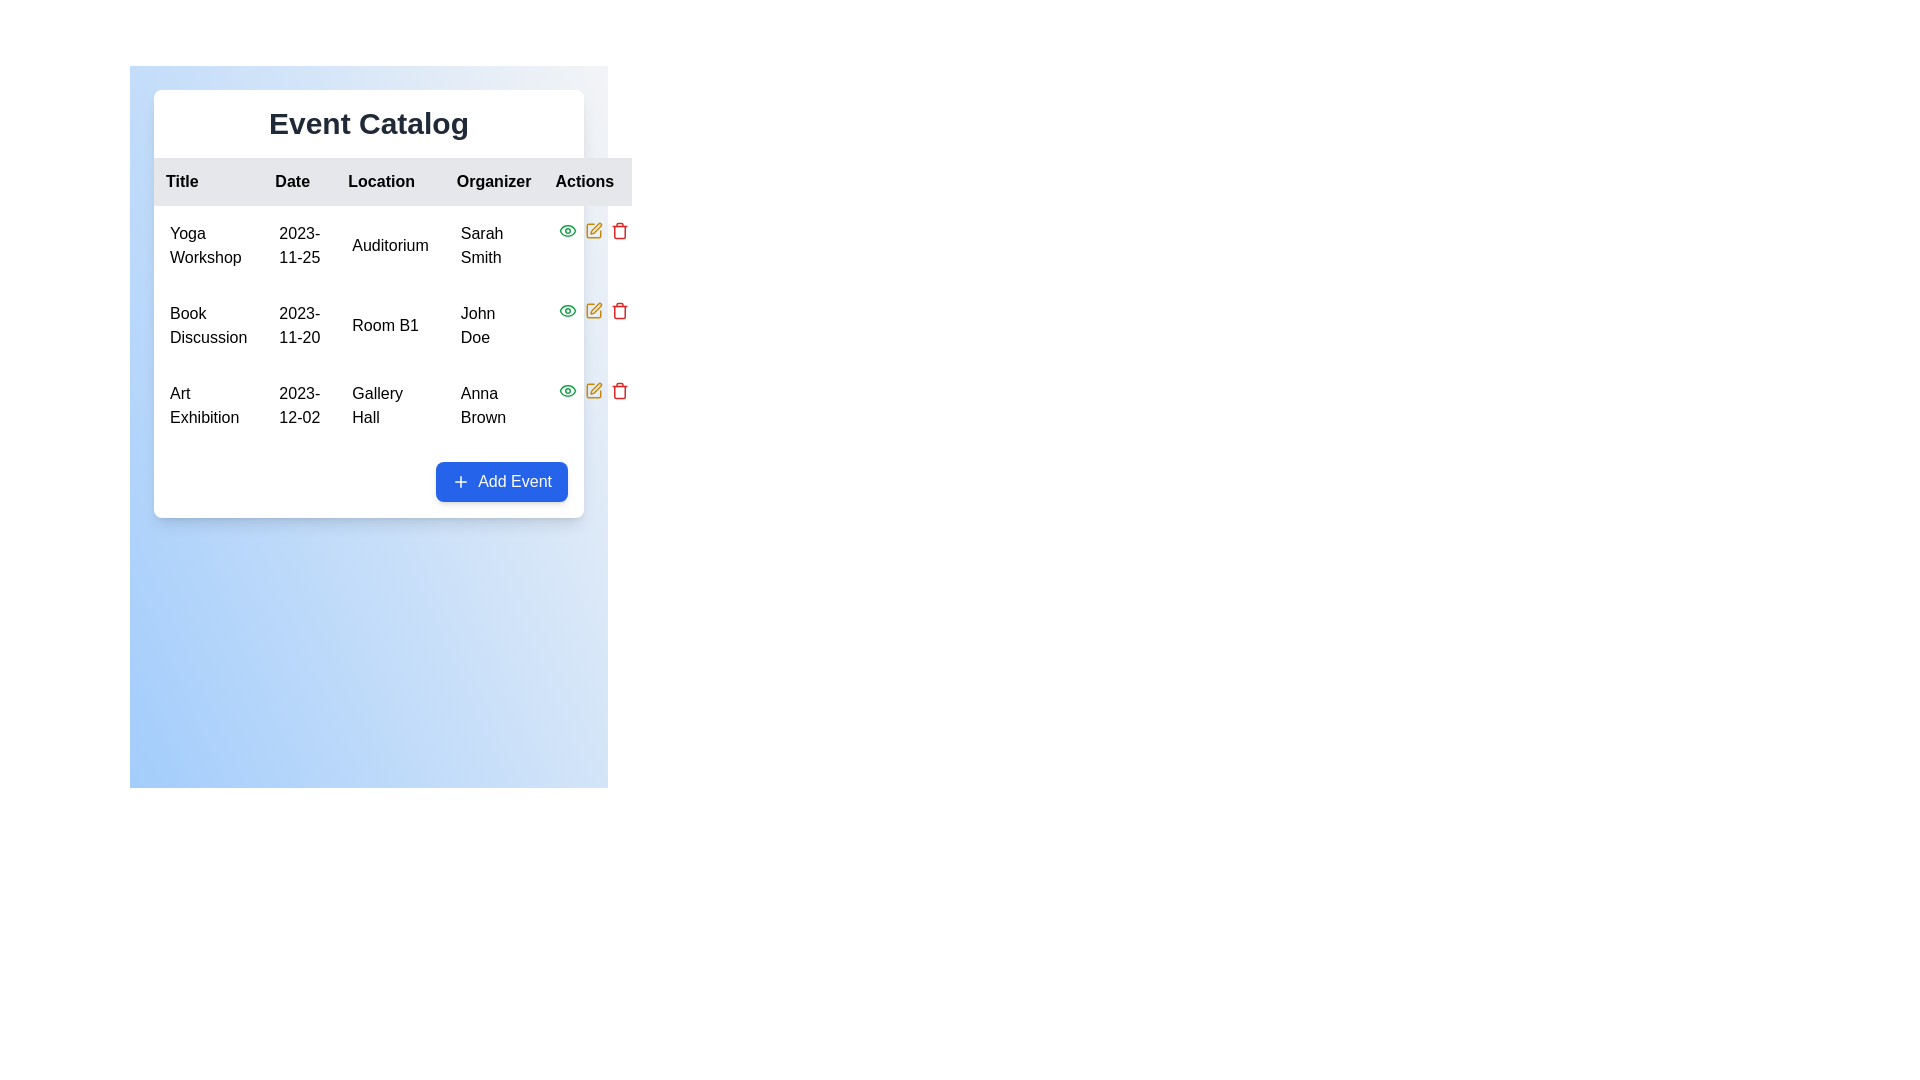  What do you see at coordinates (619, 311) in the screenshot?
I see `the delete button for the 'Book Discussion' event located in the 'Actions' column of the second row of the event listing table` at bounding box center [619, 311].